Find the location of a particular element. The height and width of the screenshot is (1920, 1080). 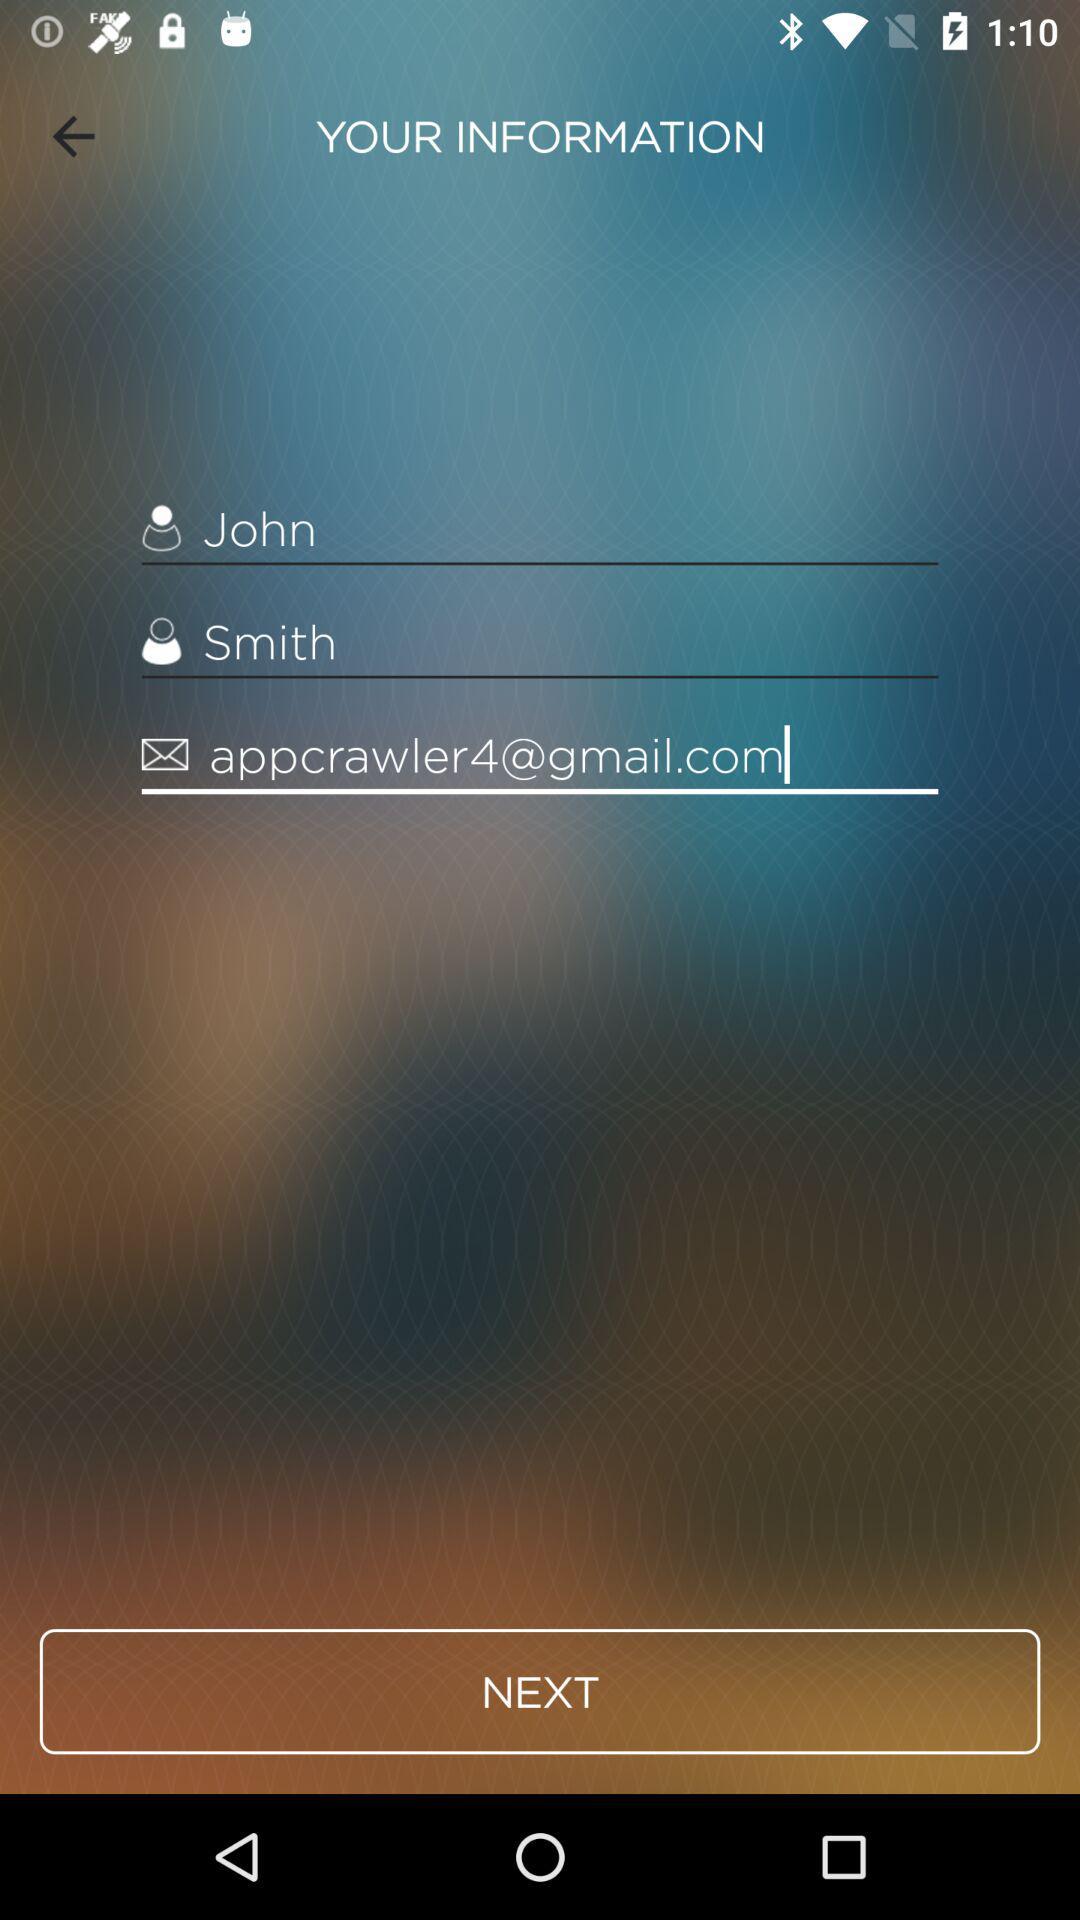

item at the top left corner is located at coordinates (72, 135).